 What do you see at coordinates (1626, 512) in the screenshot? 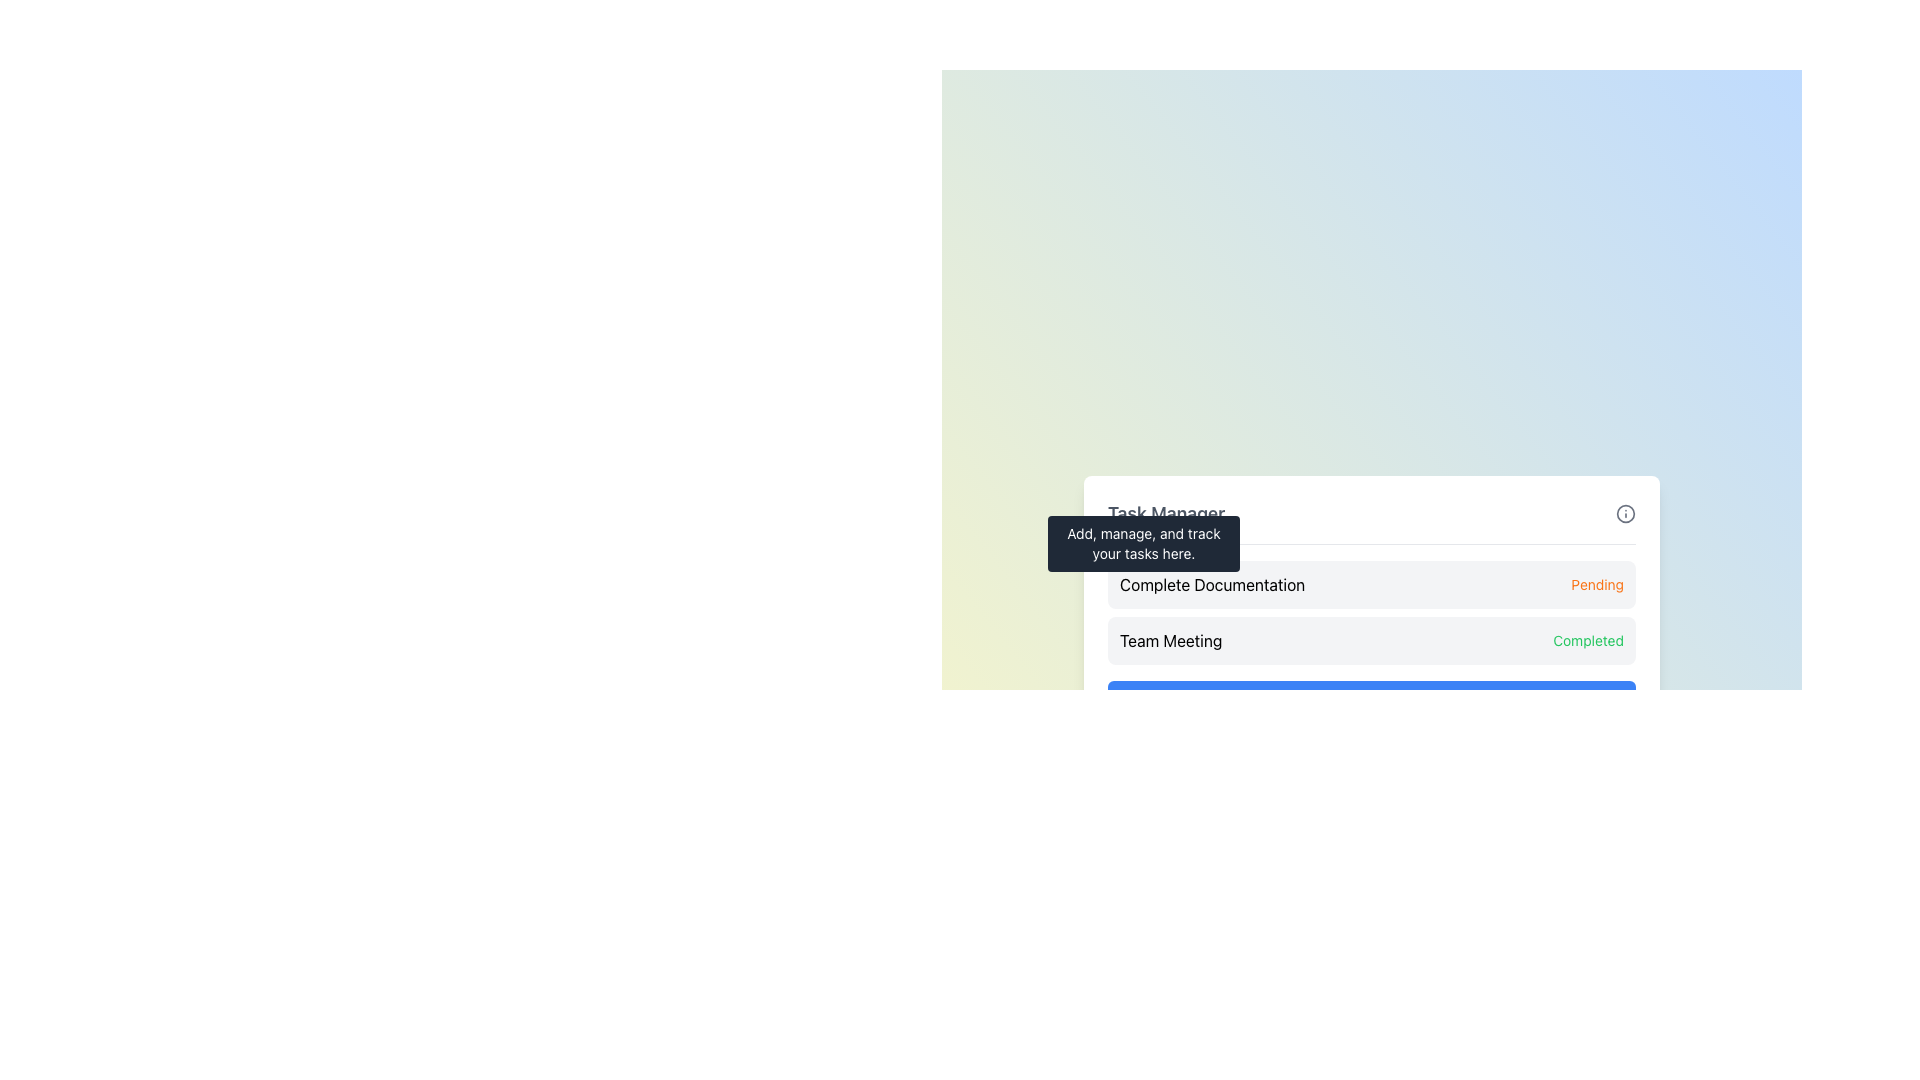
I see `the SVG circle element, which has a thin outline and is styled in a material design pattern, located in the top-right corner of a card component` at bounding box center [1626, 512].